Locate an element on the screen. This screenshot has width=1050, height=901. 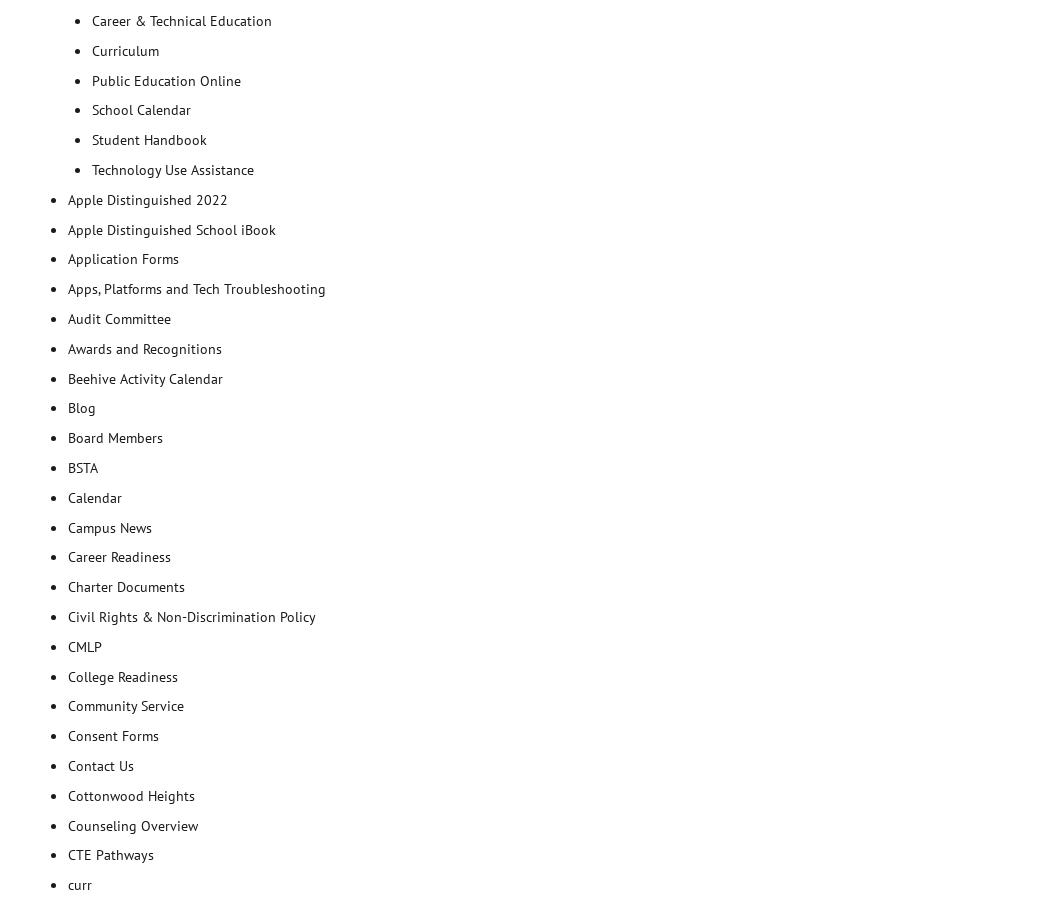
'Calendar' is located at coordinates (95, 496).